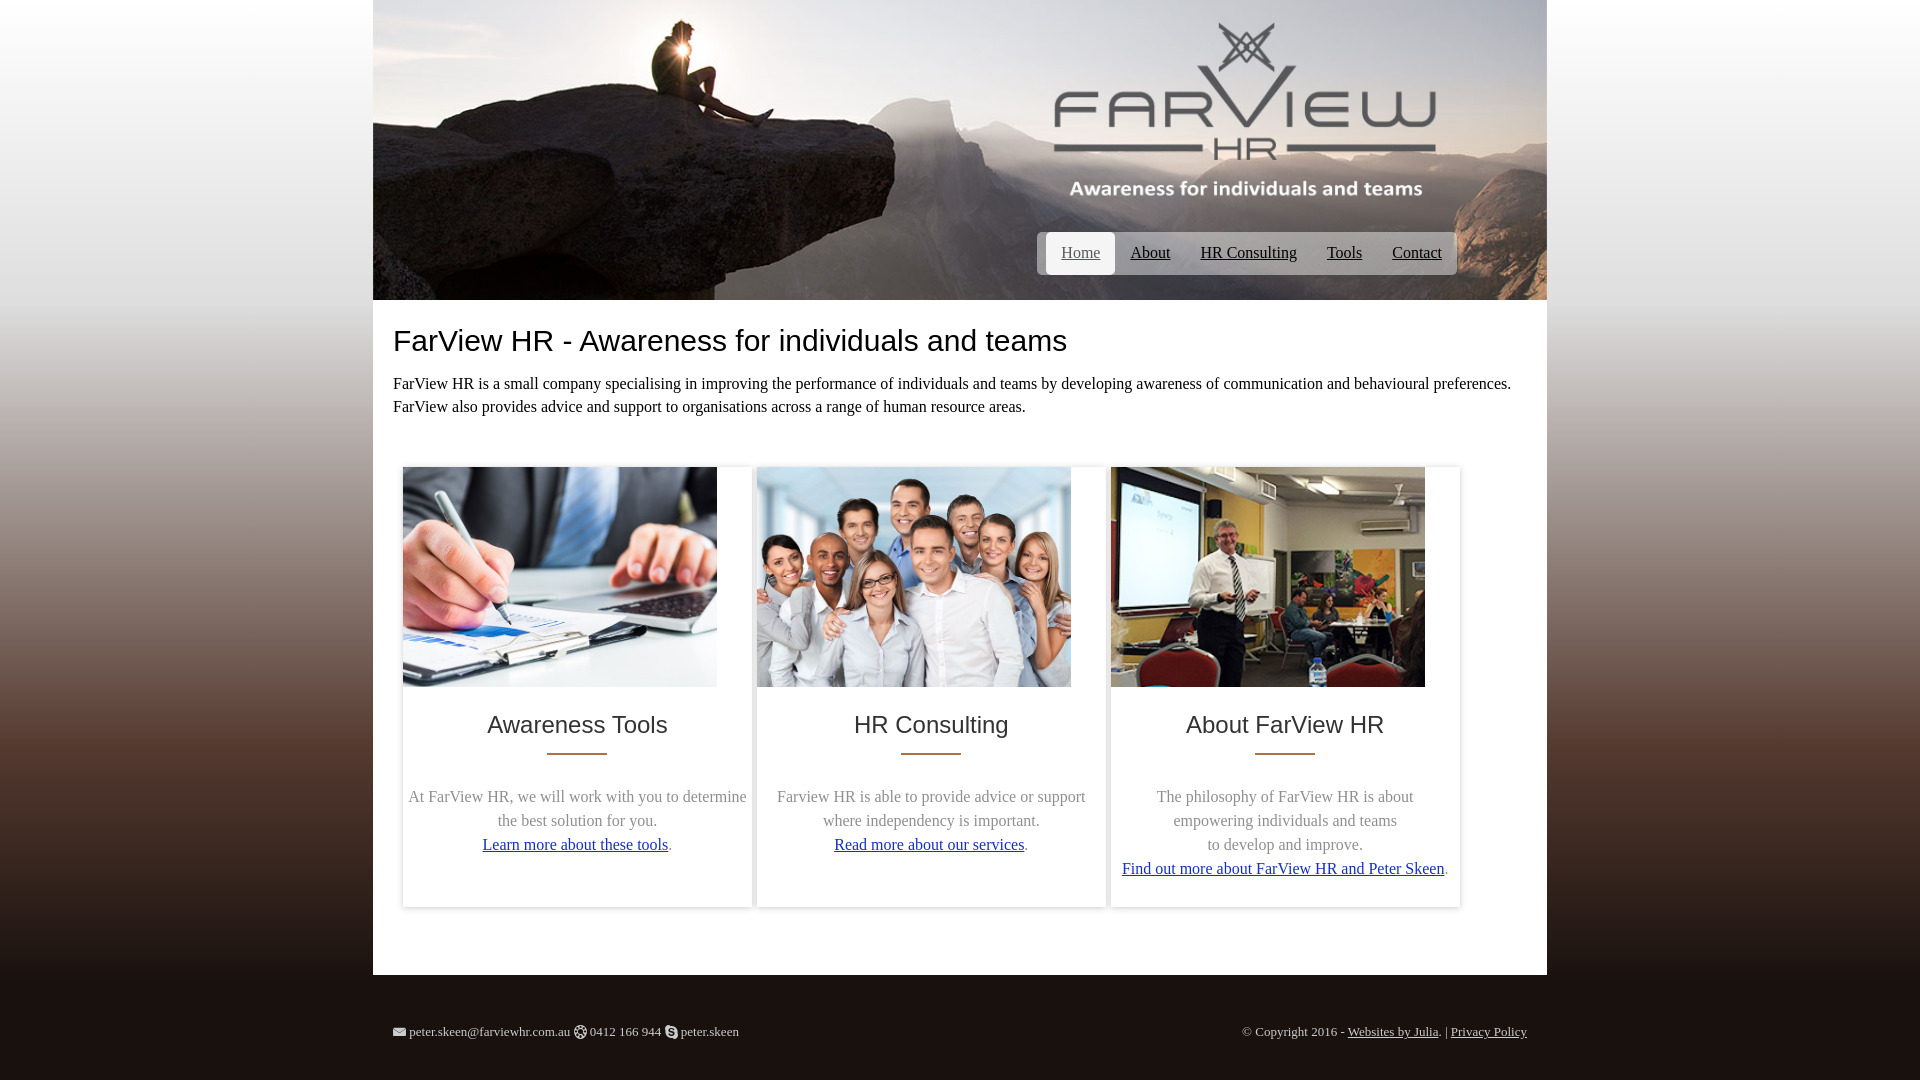 The image size is (1920, 1080). I want to click on 'Find out more about FarView HR and Peter Skeen', so click(1283, 867).